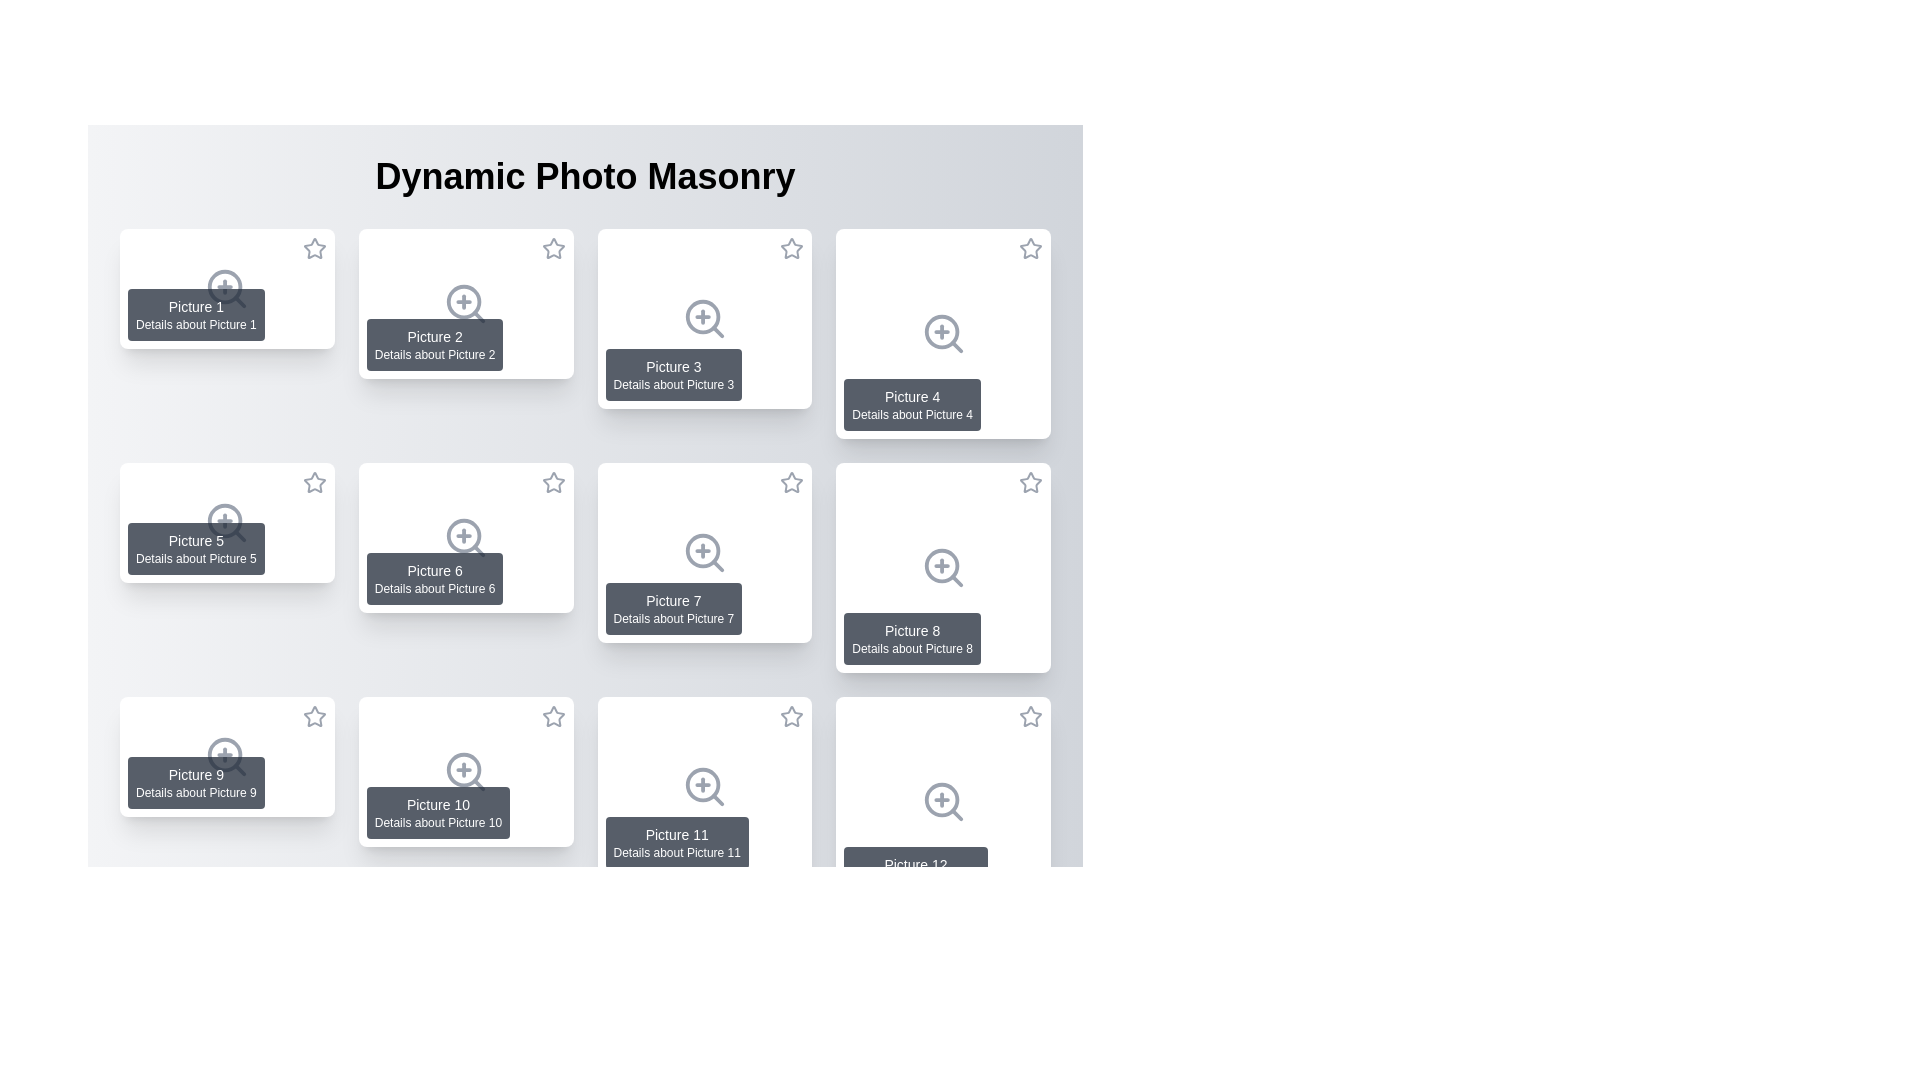 Image resolution: width=1920 pixels, height=1080 pixels. Describe the element at coordinates (942, 567) in the screenshot. I see `the Zoom icon button located at the center of the panel for 'Picture 8'` at that location.